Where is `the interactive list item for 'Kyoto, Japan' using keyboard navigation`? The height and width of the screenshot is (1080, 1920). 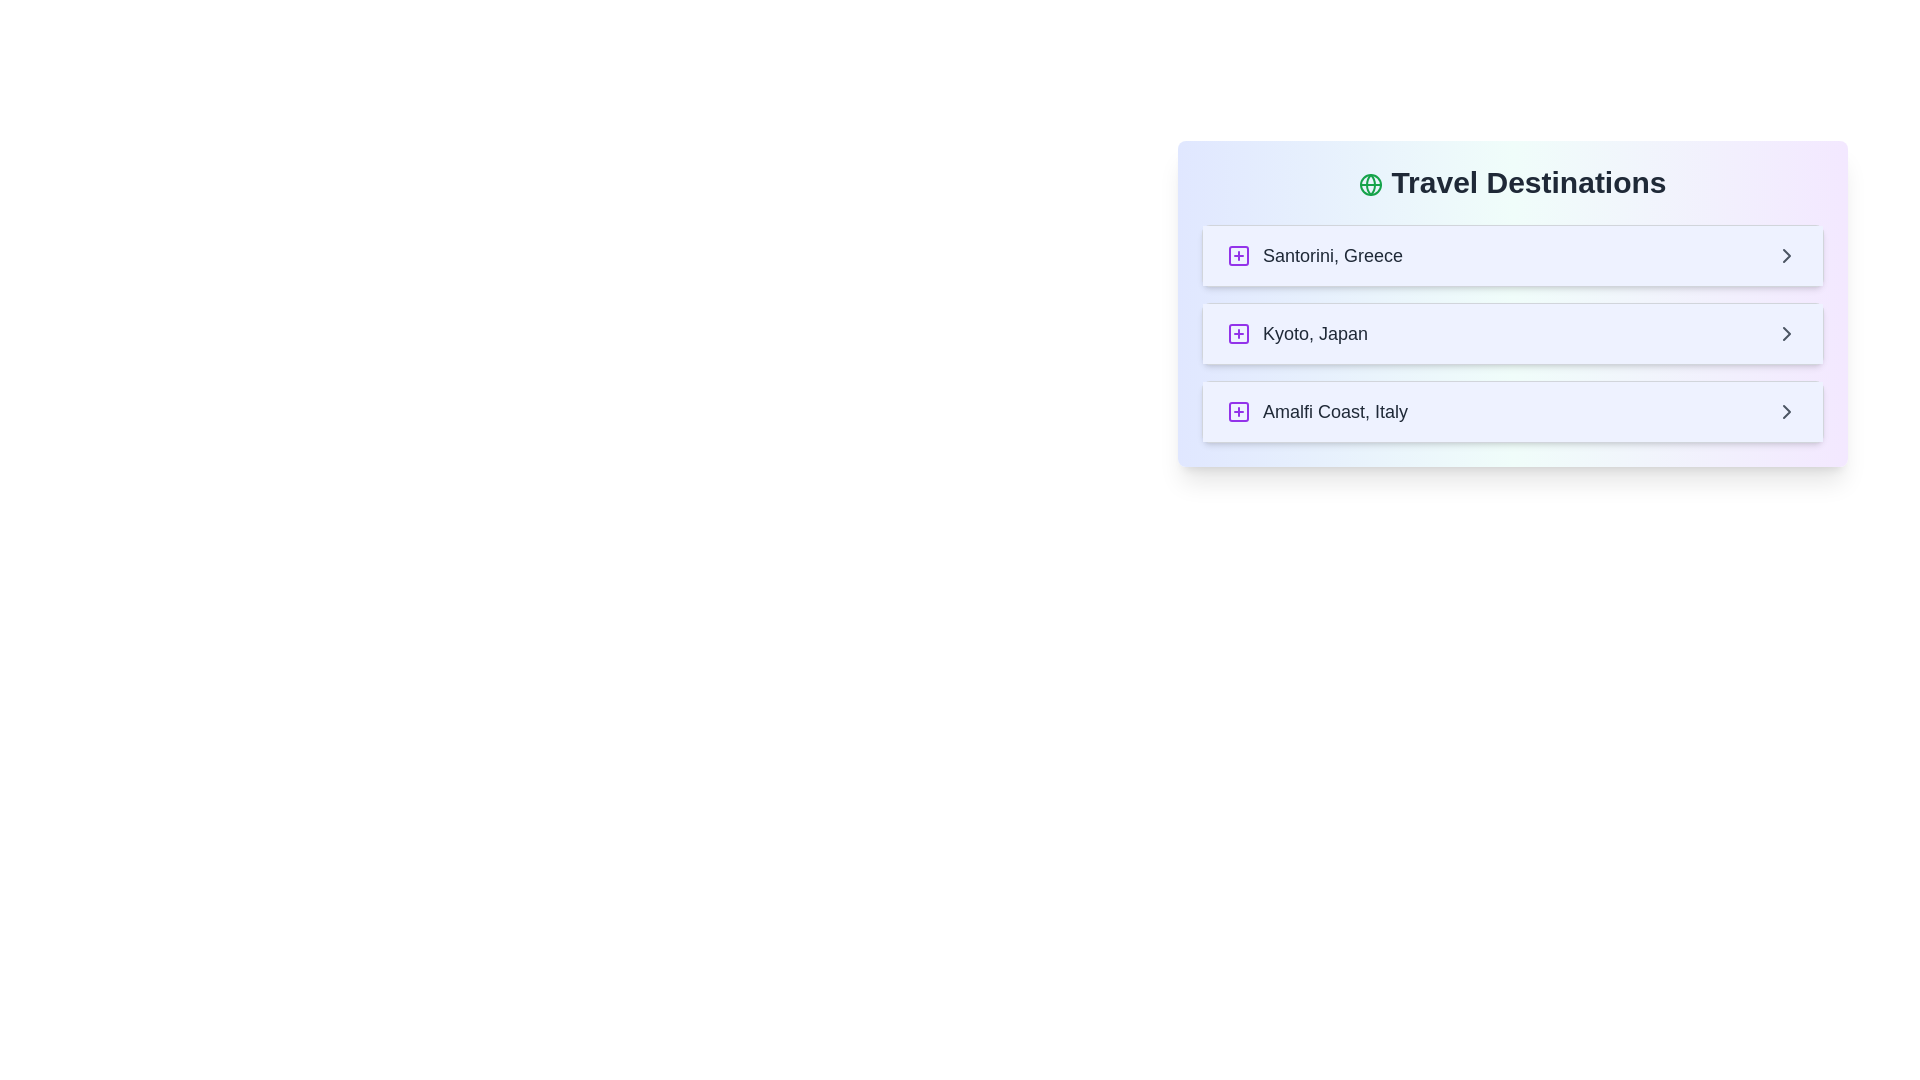
the interactive list item for 'Kyoto, Japan' using keyboard navigation is located at coordinates (1512, 333).